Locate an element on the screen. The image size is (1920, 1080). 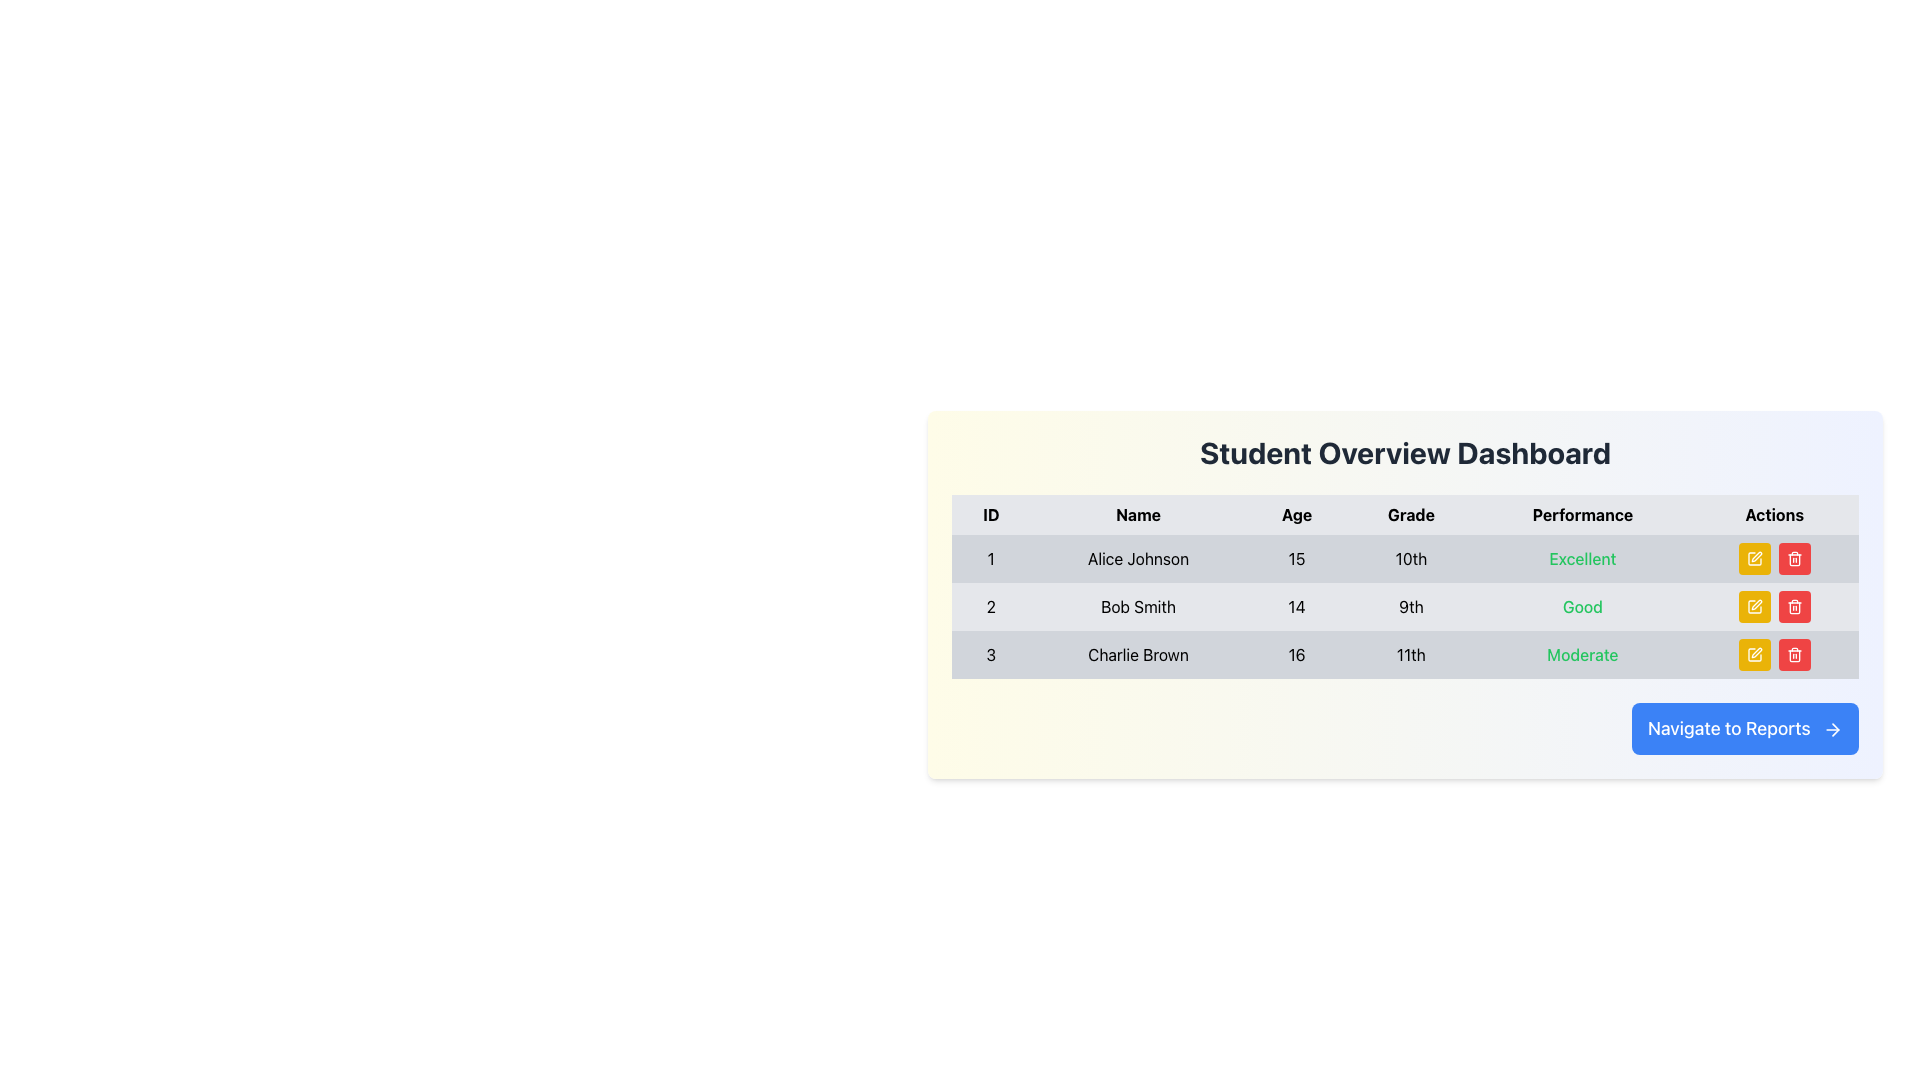
the Table Header Cell that contains the text 'Name' in bold, located in the header row of the table is located at coordinates (1138, 514).